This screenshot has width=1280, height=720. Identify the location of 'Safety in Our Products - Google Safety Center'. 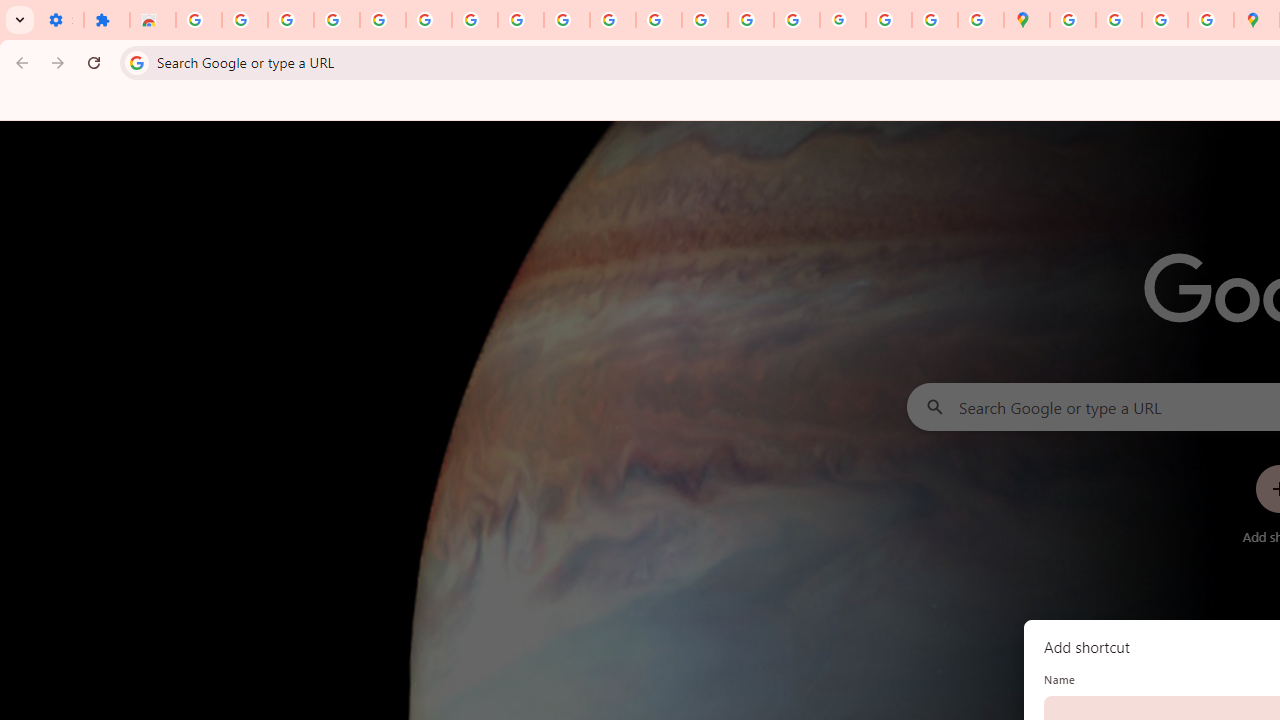
(1209, 20).